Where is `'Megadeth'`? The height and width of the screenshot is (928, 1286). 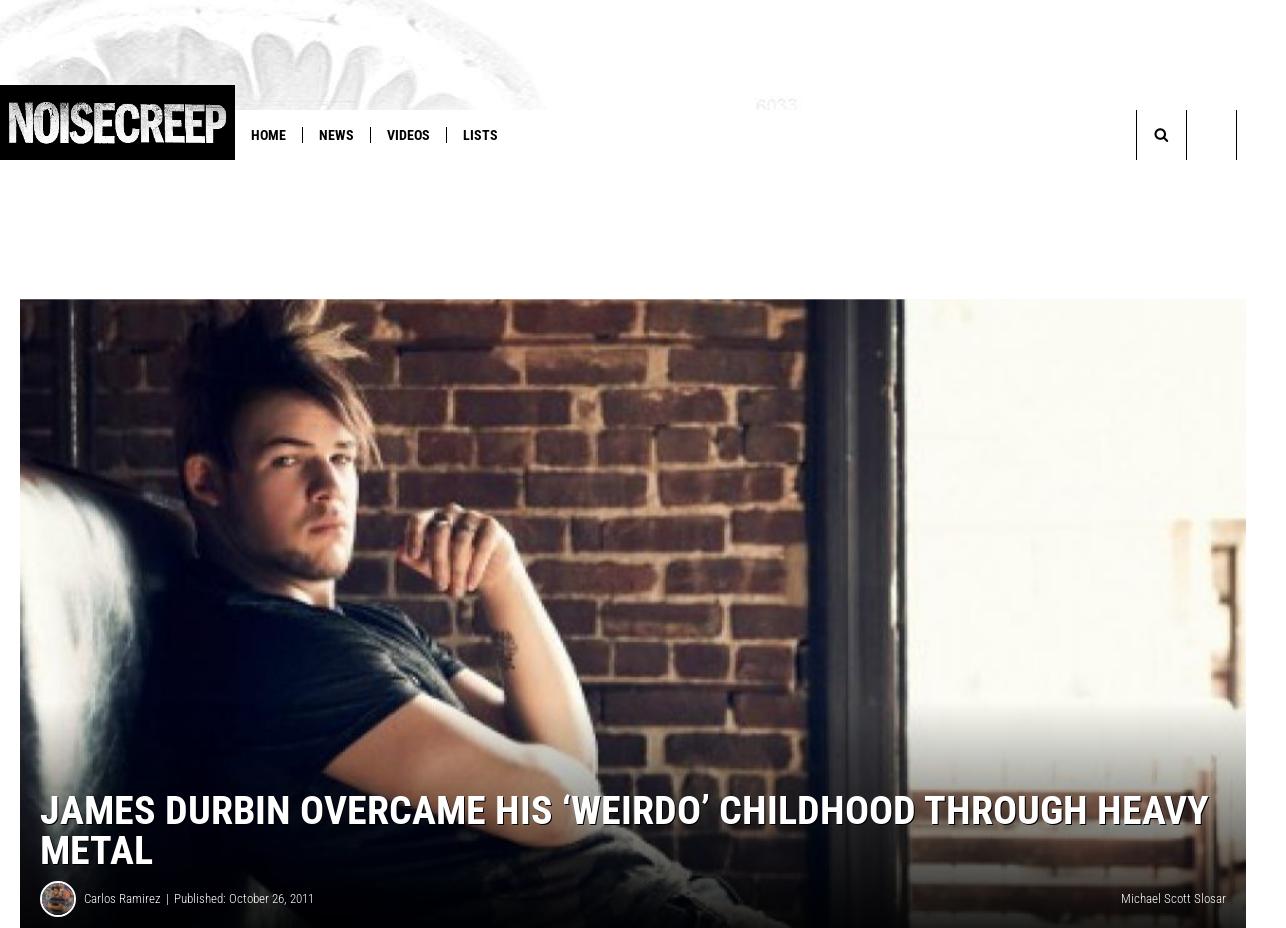 'Megadeth' is located at coordinates (406, 176).